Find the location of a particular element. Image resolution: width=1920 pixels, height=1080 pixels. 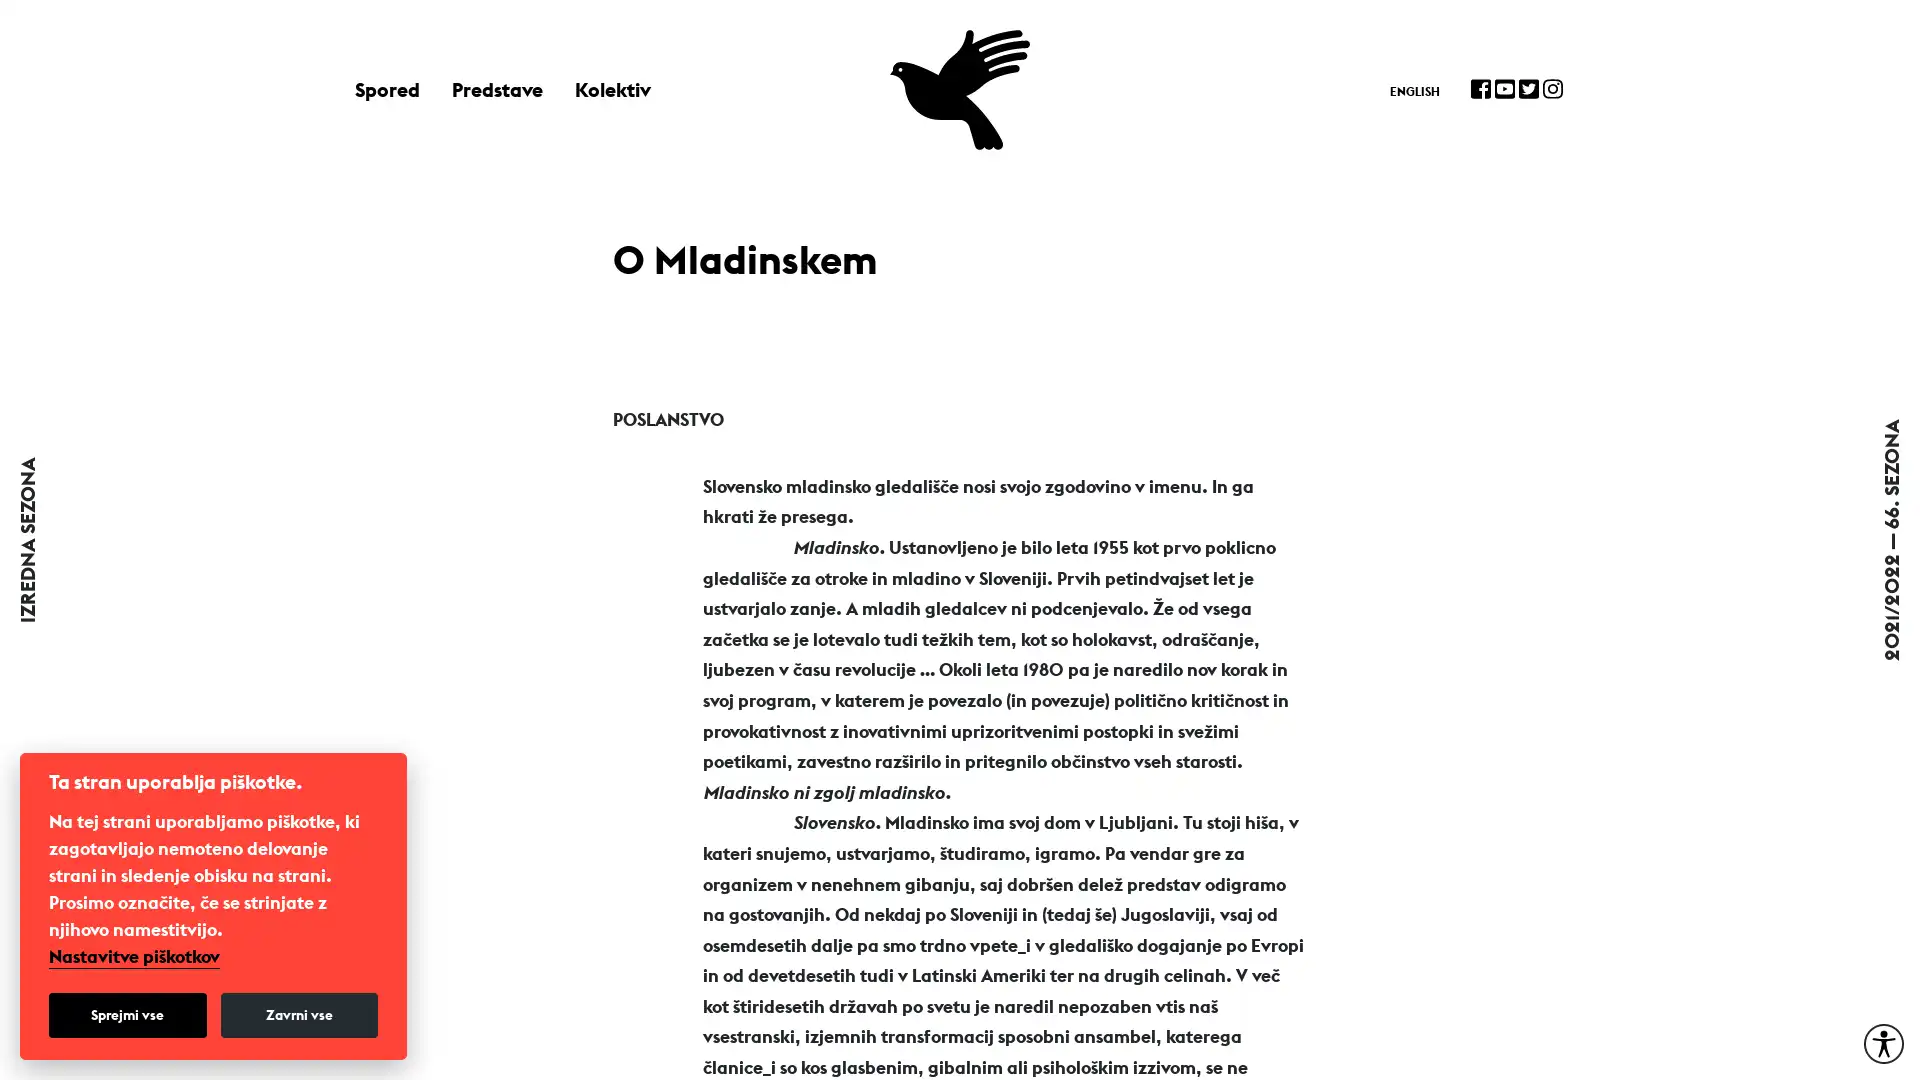

Zavrni vse is located at coordinates (297, 1014).